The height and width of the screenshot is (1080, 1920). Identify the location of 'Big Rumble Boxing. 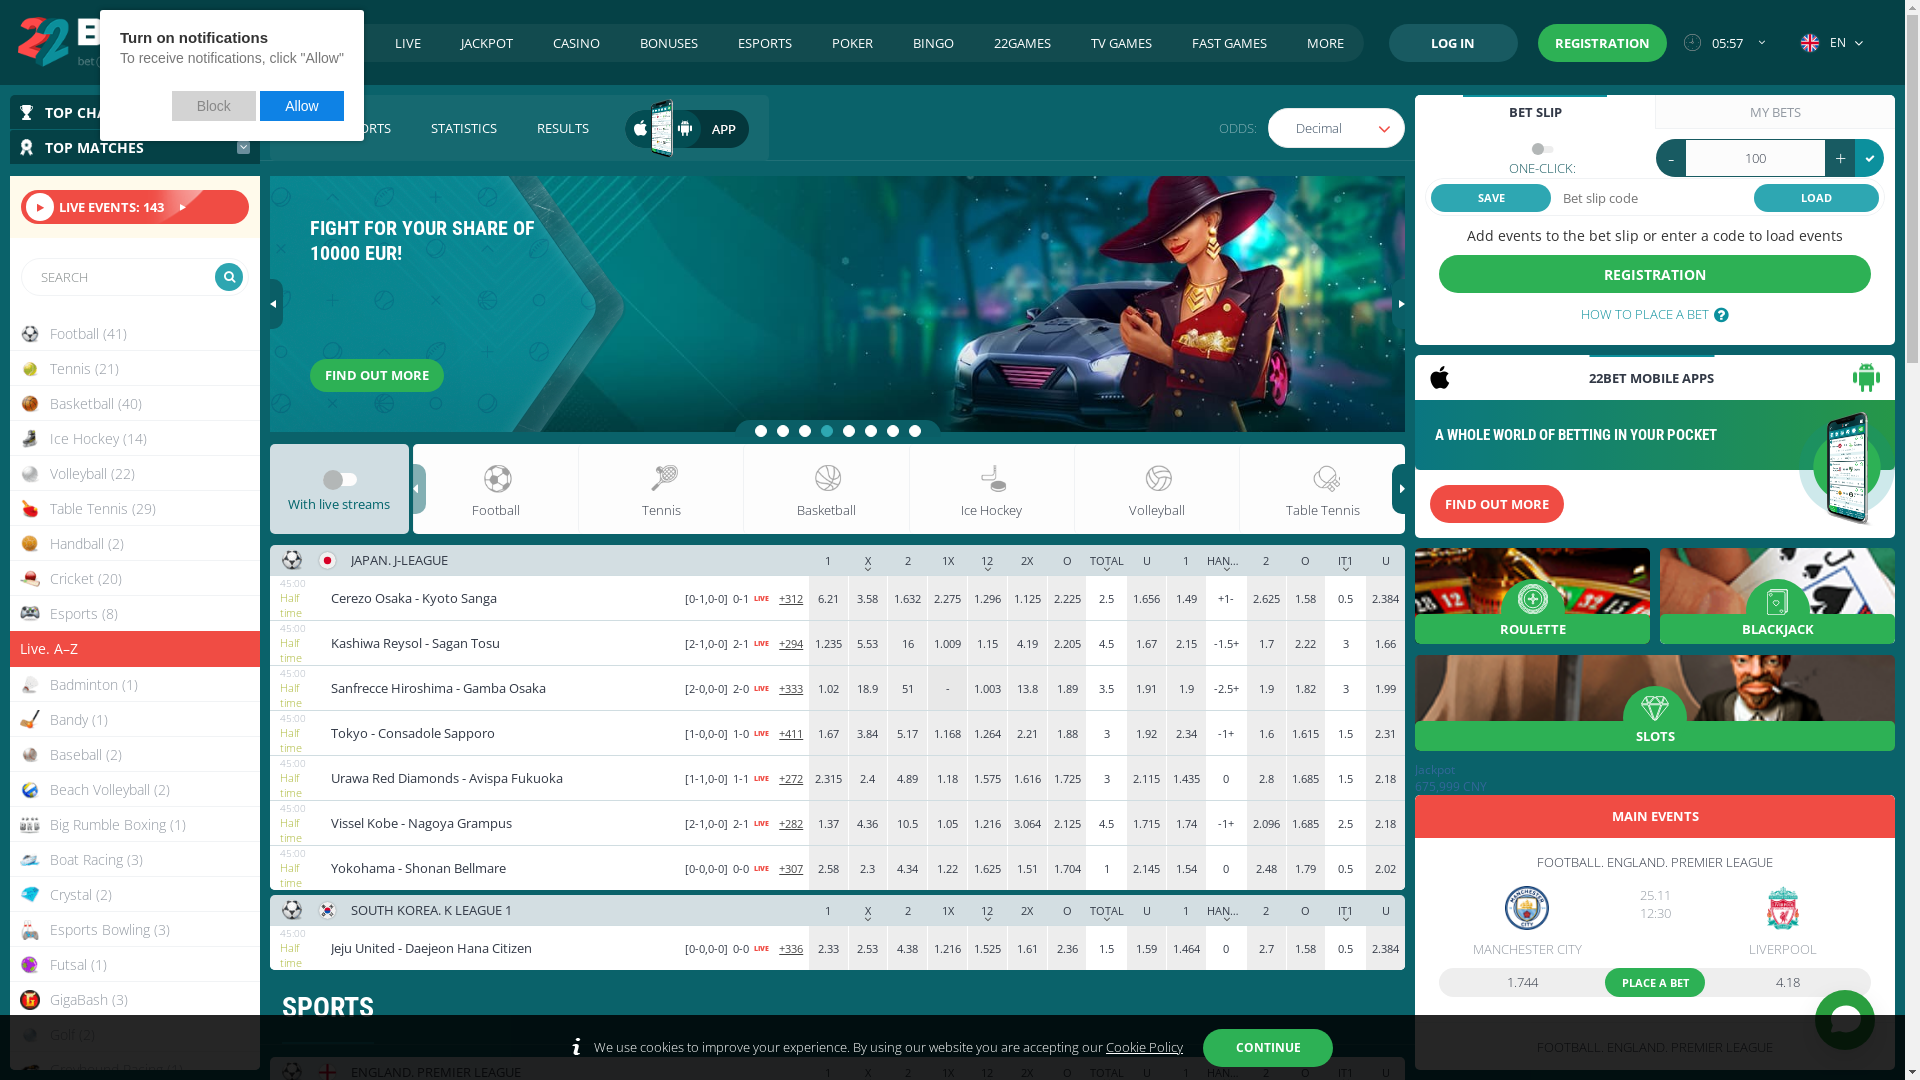
(133, 824).